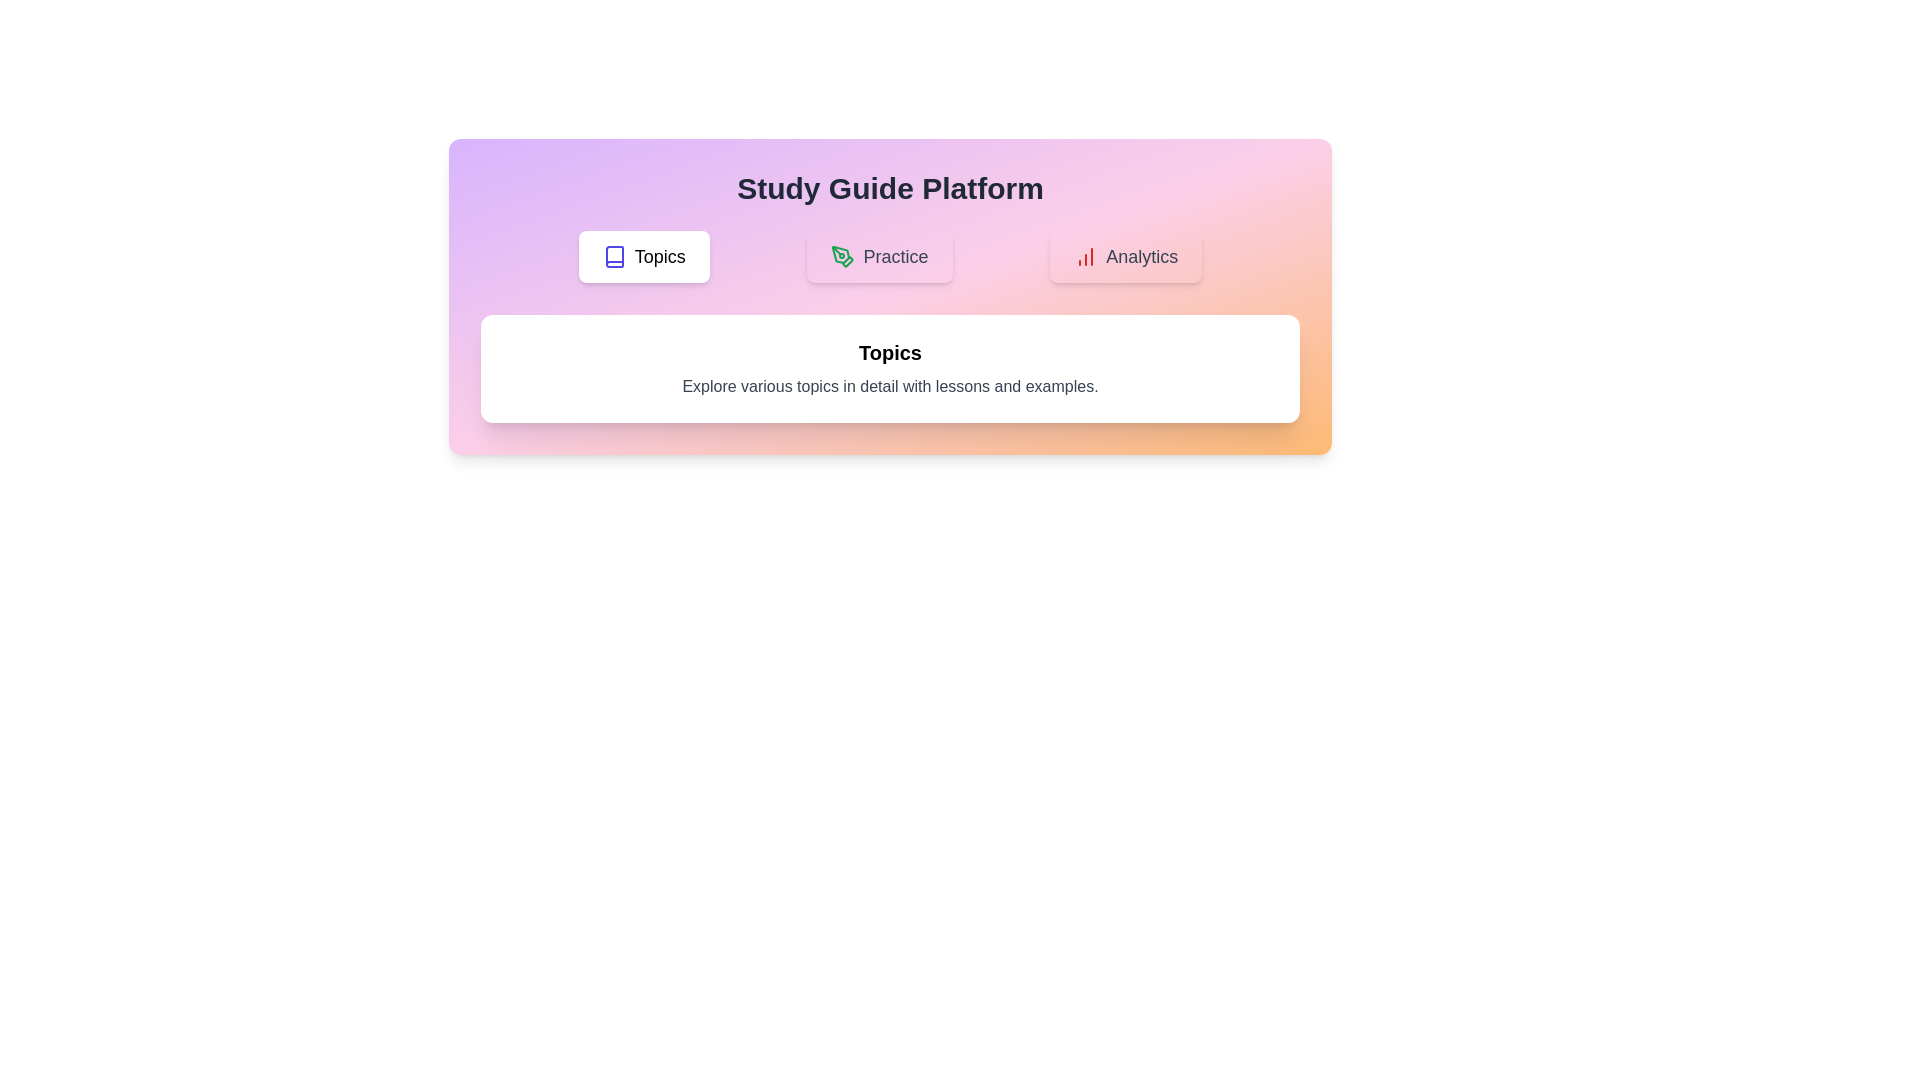 The height and width of the screenshot is (1080, 1920). What do you see at coordinates (644, 256) in the screenshot?
I see `the Topics button to observe its hover effect` at bounding box center [644, 256].